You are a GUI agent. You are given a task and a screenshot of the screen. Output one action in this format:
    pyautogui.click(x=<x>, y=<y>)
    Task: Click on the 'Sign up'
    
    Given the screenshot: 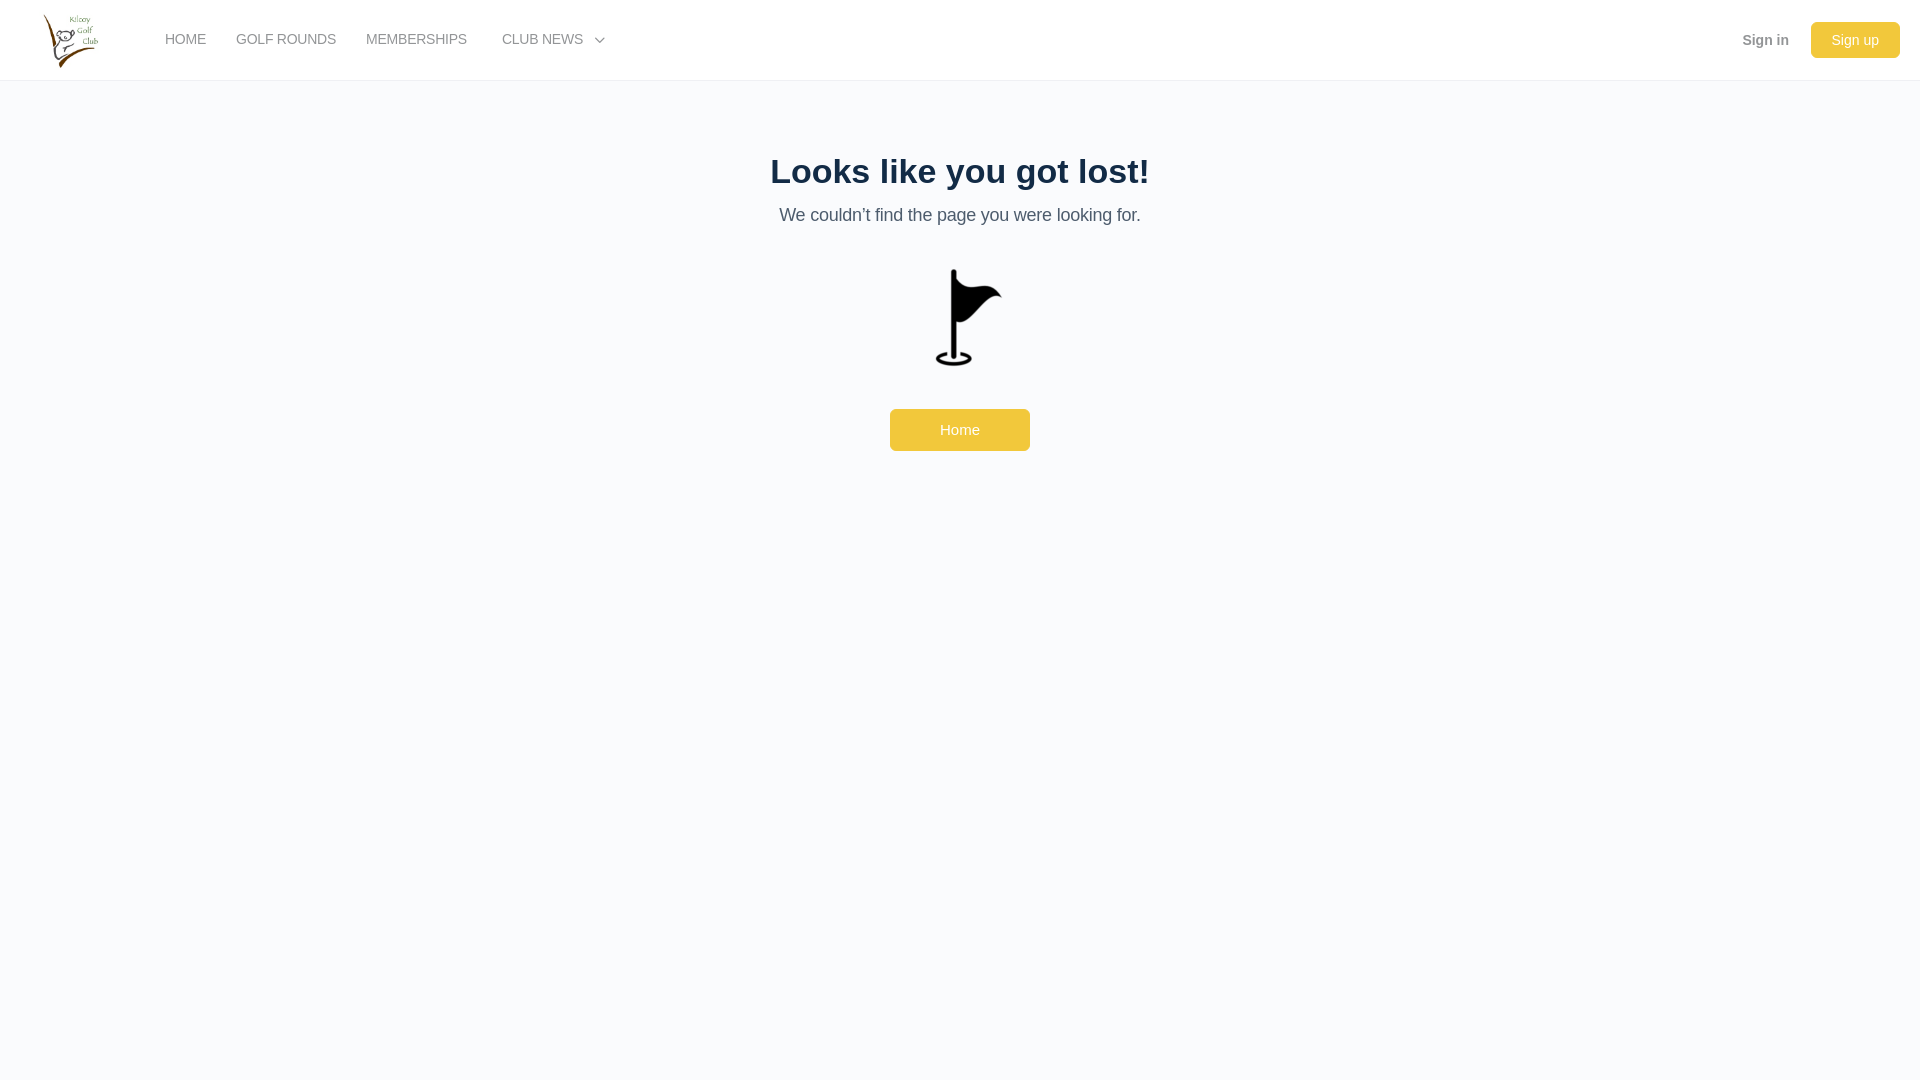 What is the action you would take?
    pyautogui.click(x=1854, y=39)
    